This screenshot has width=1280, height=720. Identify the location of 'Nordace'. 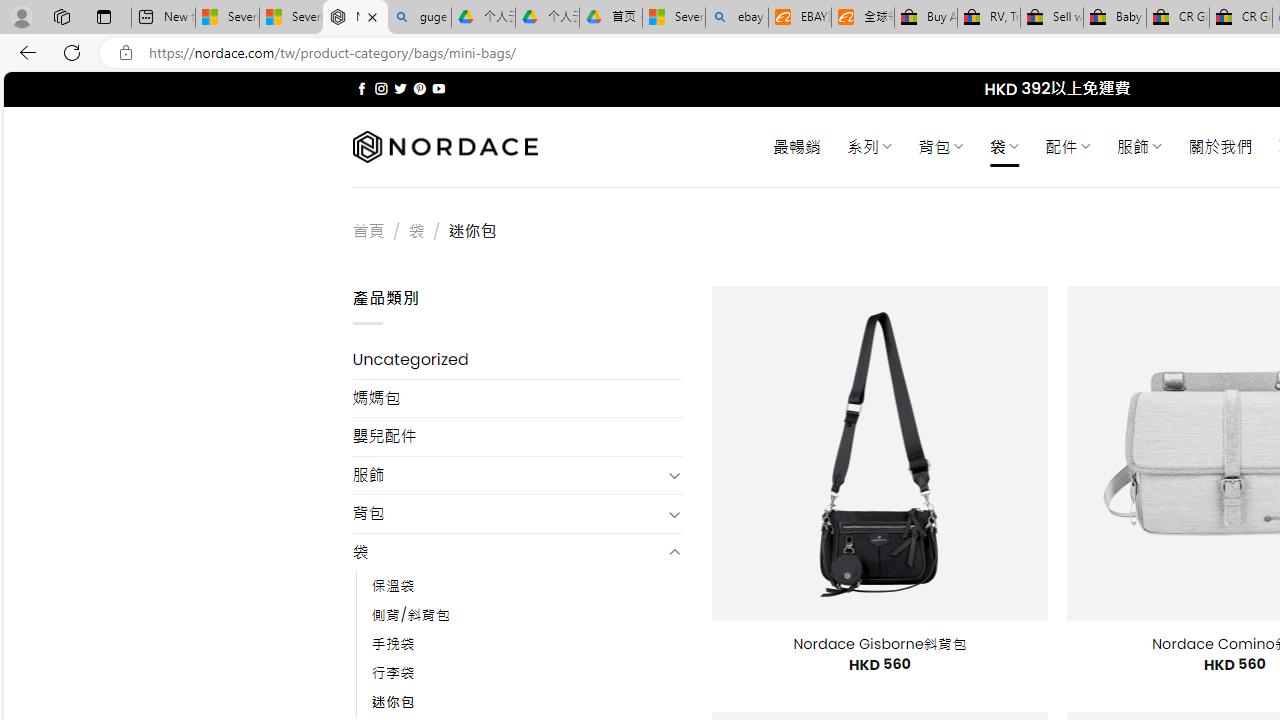
(443, 146).